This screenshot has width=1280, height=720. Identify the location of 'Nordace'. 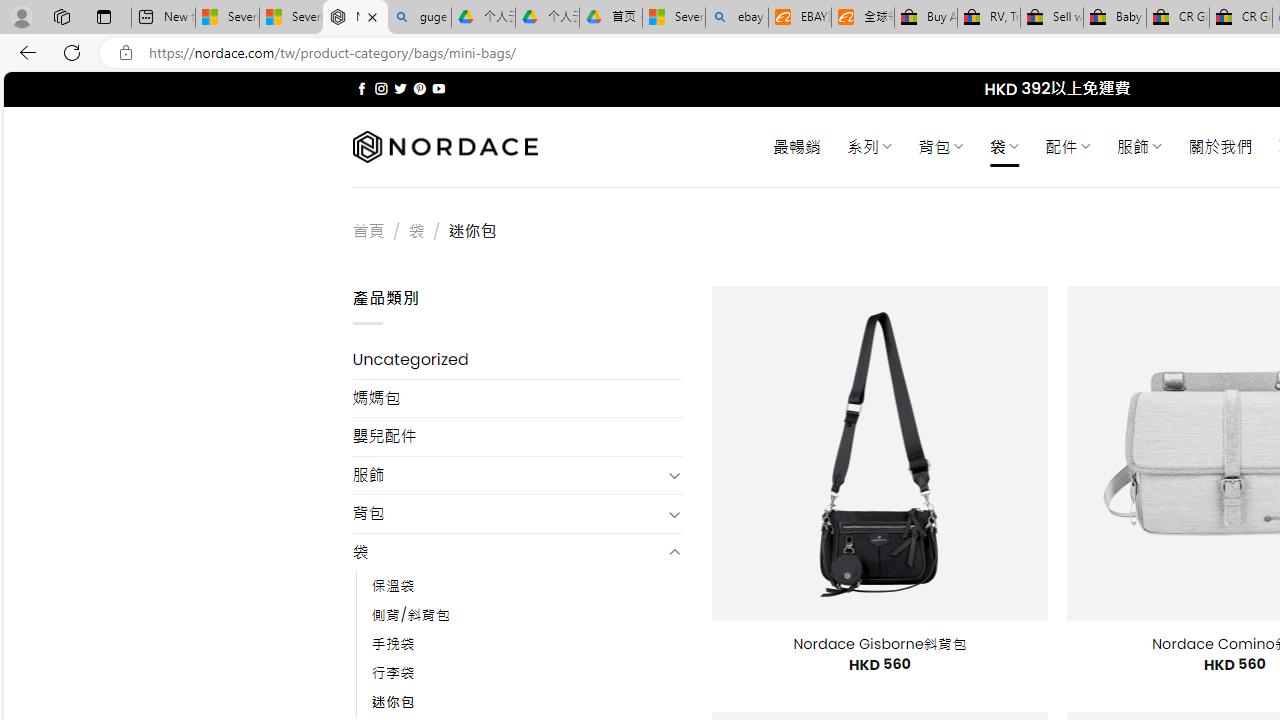
(443, 146).